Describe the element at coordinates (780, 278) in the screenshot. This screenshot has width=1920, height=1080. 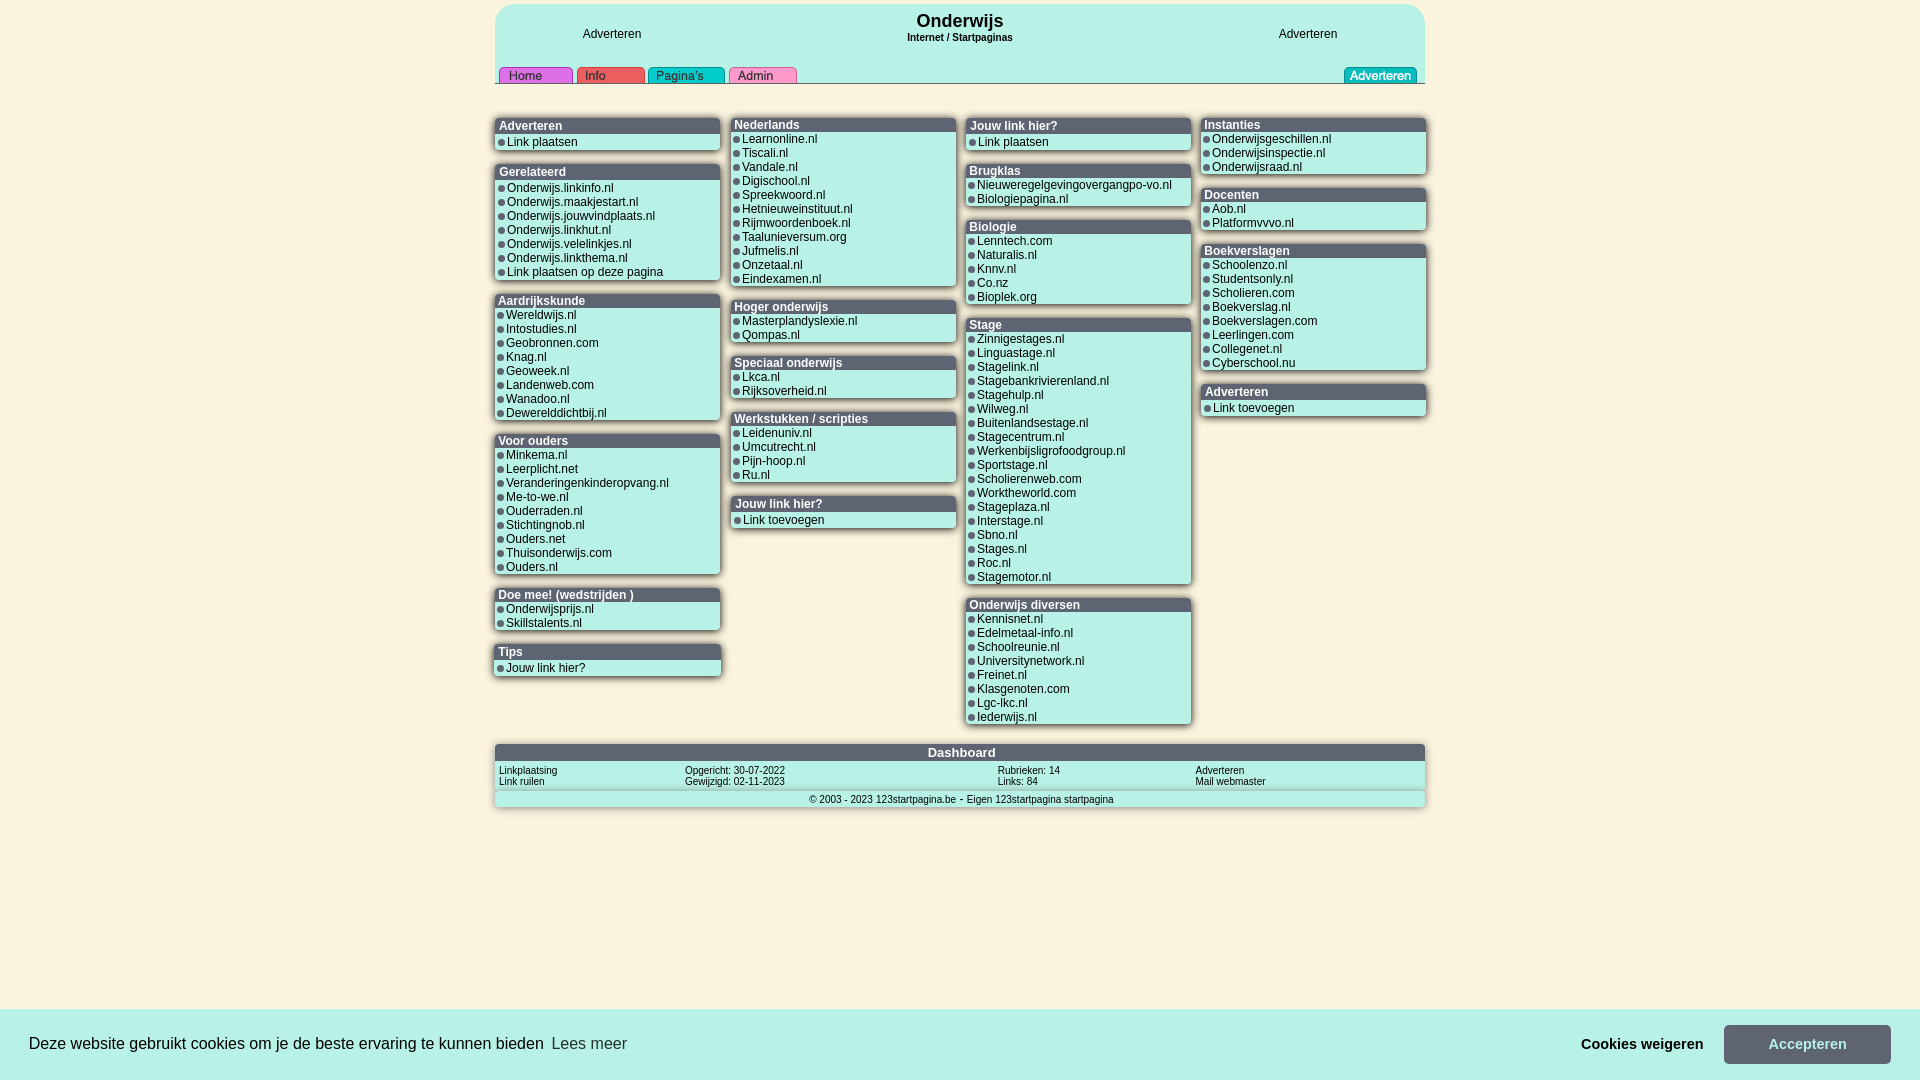
I see `'Eindexamen.nl'` at that location.